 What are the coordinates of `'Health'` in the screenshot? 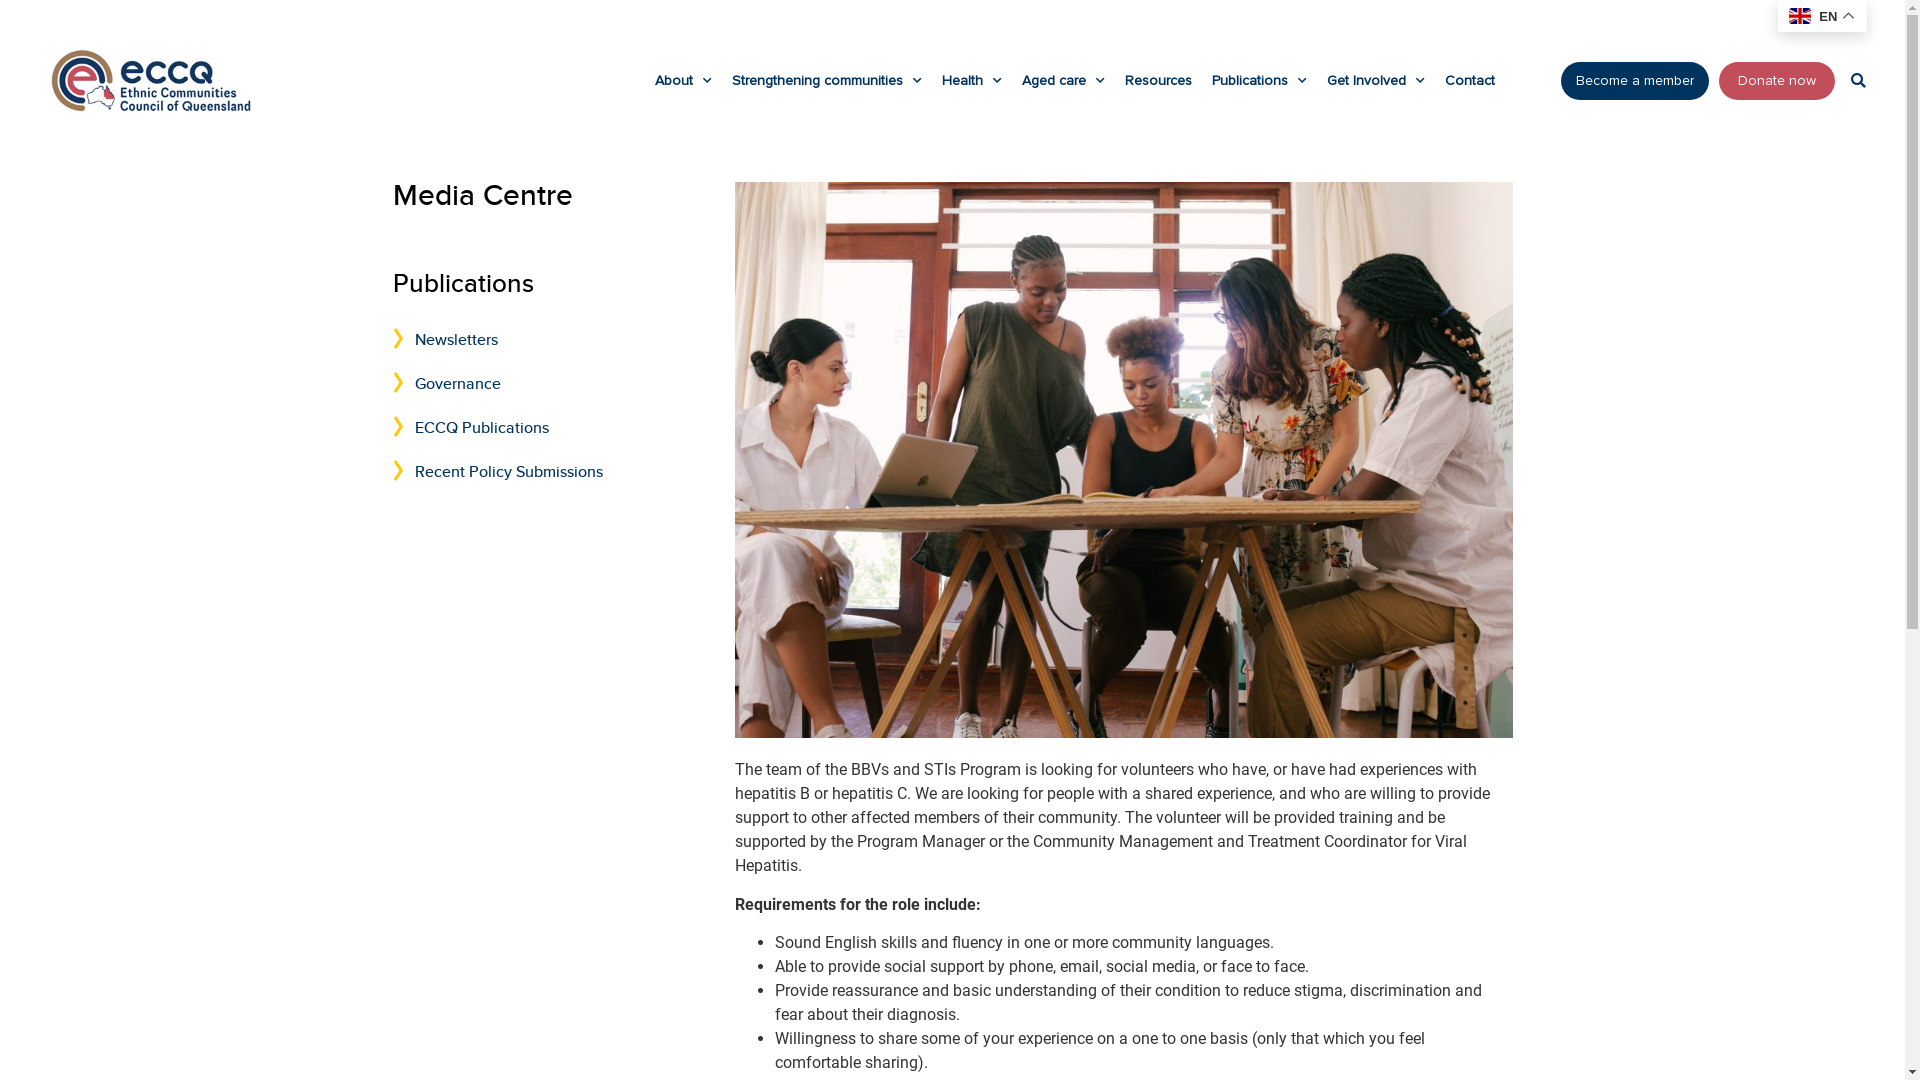 It's located at (971, 80).